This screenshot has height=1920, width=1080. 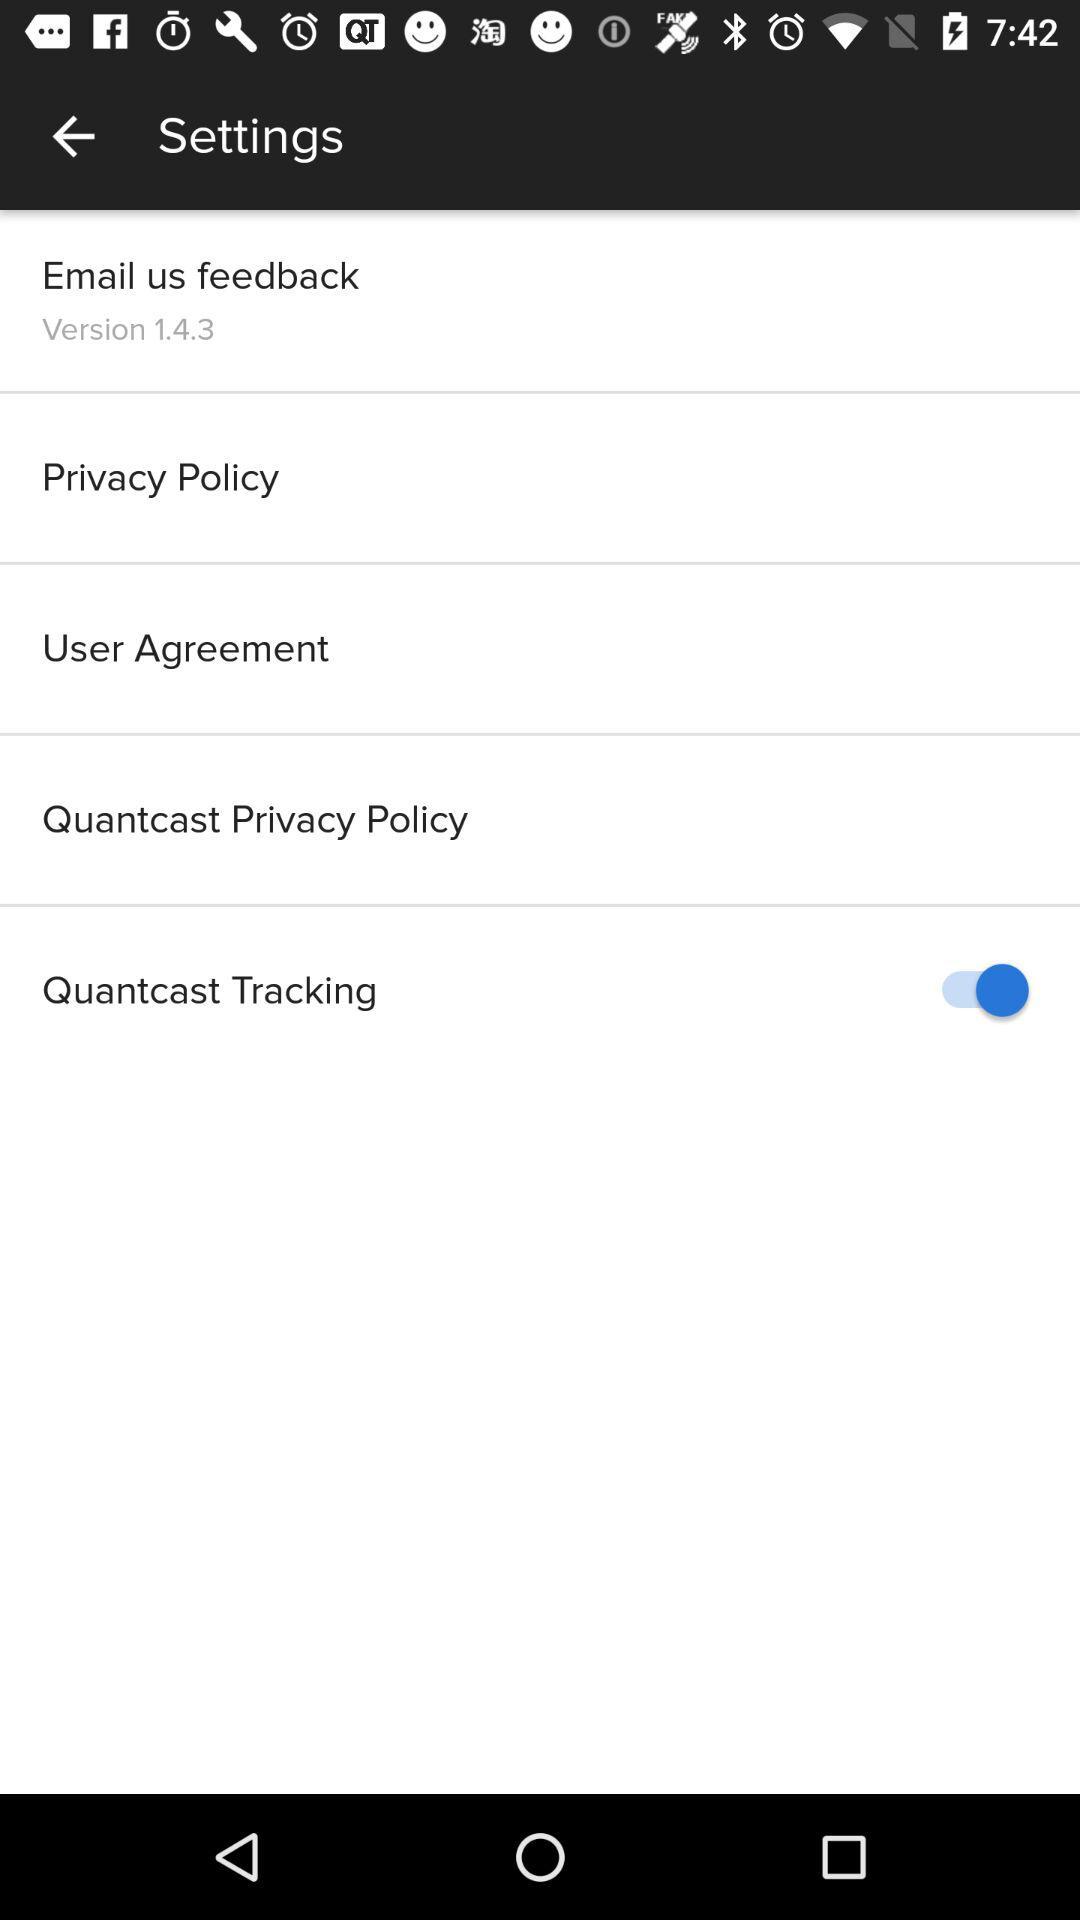 I want to click on the item on the right, so click(x=974, y=990).